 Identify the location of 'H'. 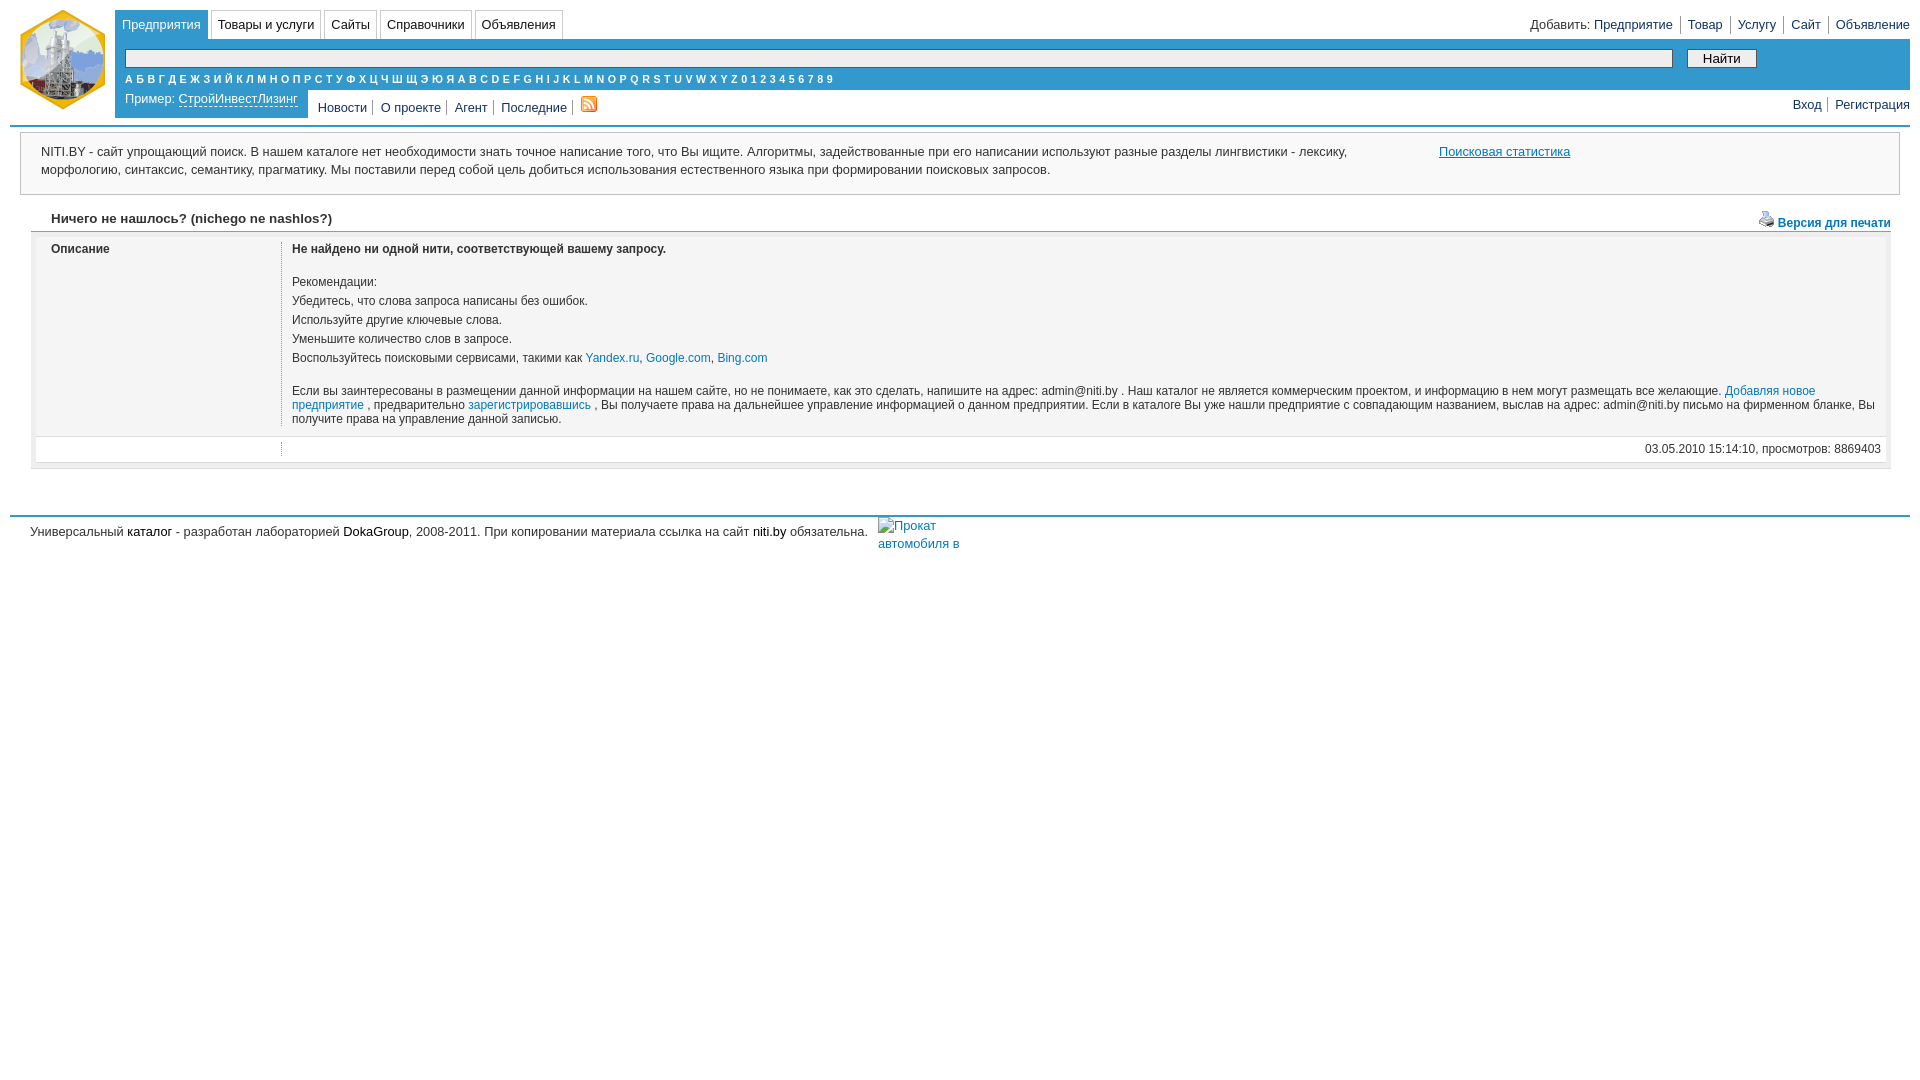
(538, 77).